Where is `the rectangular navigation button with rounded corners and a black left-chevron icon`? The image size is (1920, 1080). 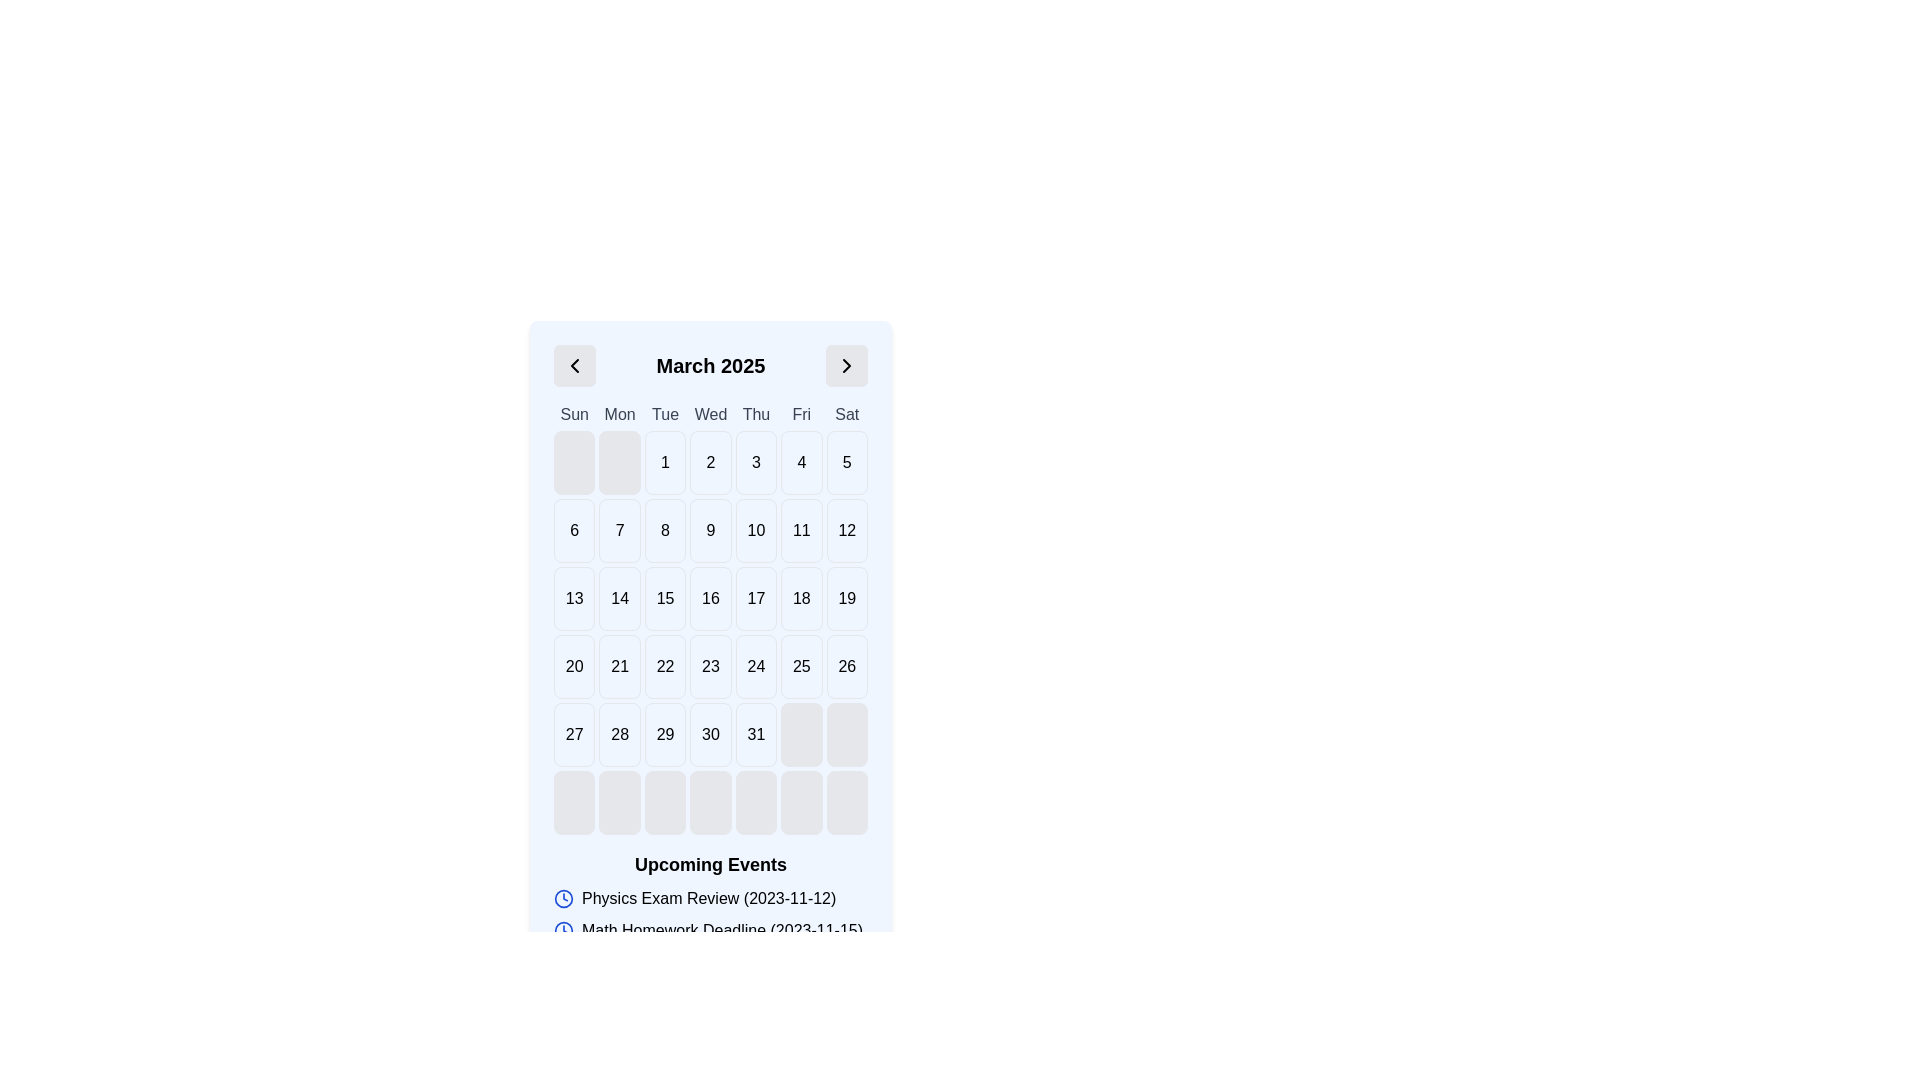 the rectangular navigation button with rounded corners and a black left-chevron icon is located at coordinates (574, 366).